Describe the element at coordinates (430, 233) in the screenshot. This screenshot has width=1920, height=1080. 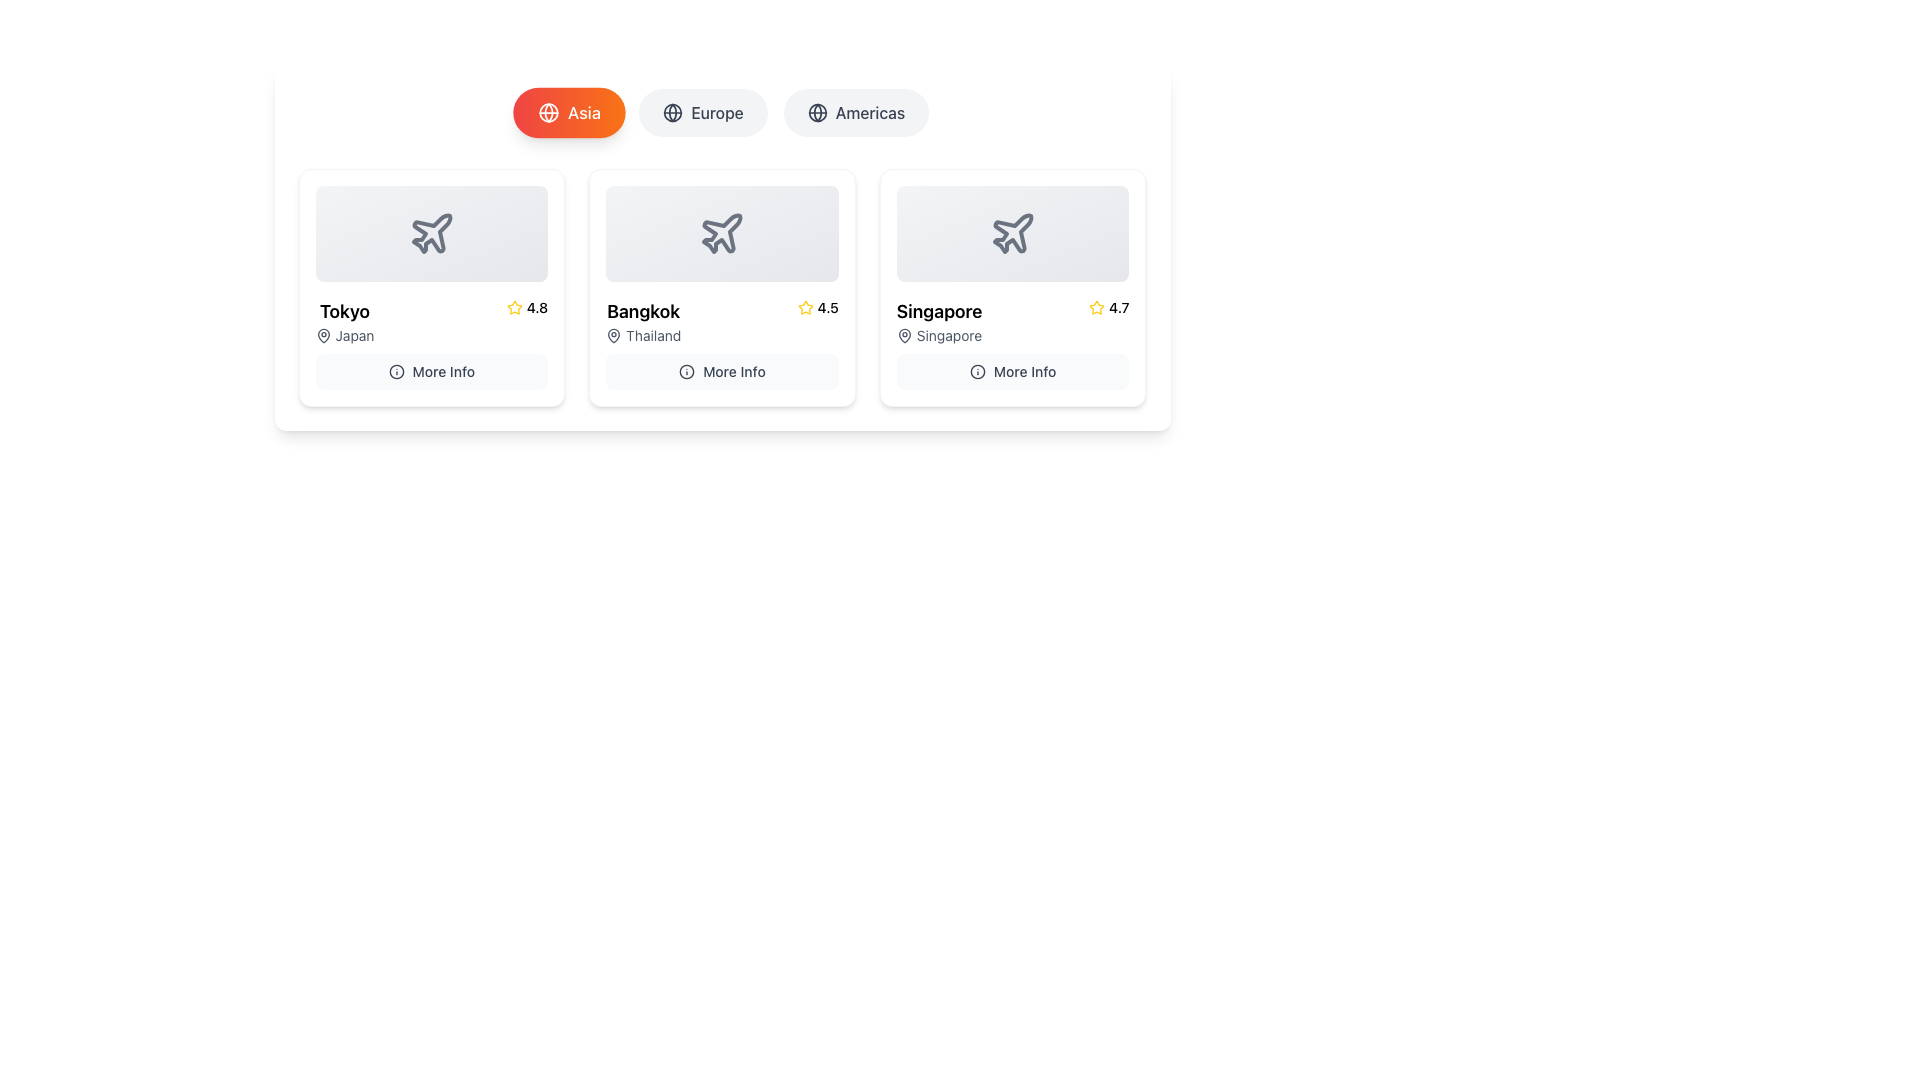
I see `the airplane icon located at the top of the 'Tokyo, Japan' card to change its color` at that location.